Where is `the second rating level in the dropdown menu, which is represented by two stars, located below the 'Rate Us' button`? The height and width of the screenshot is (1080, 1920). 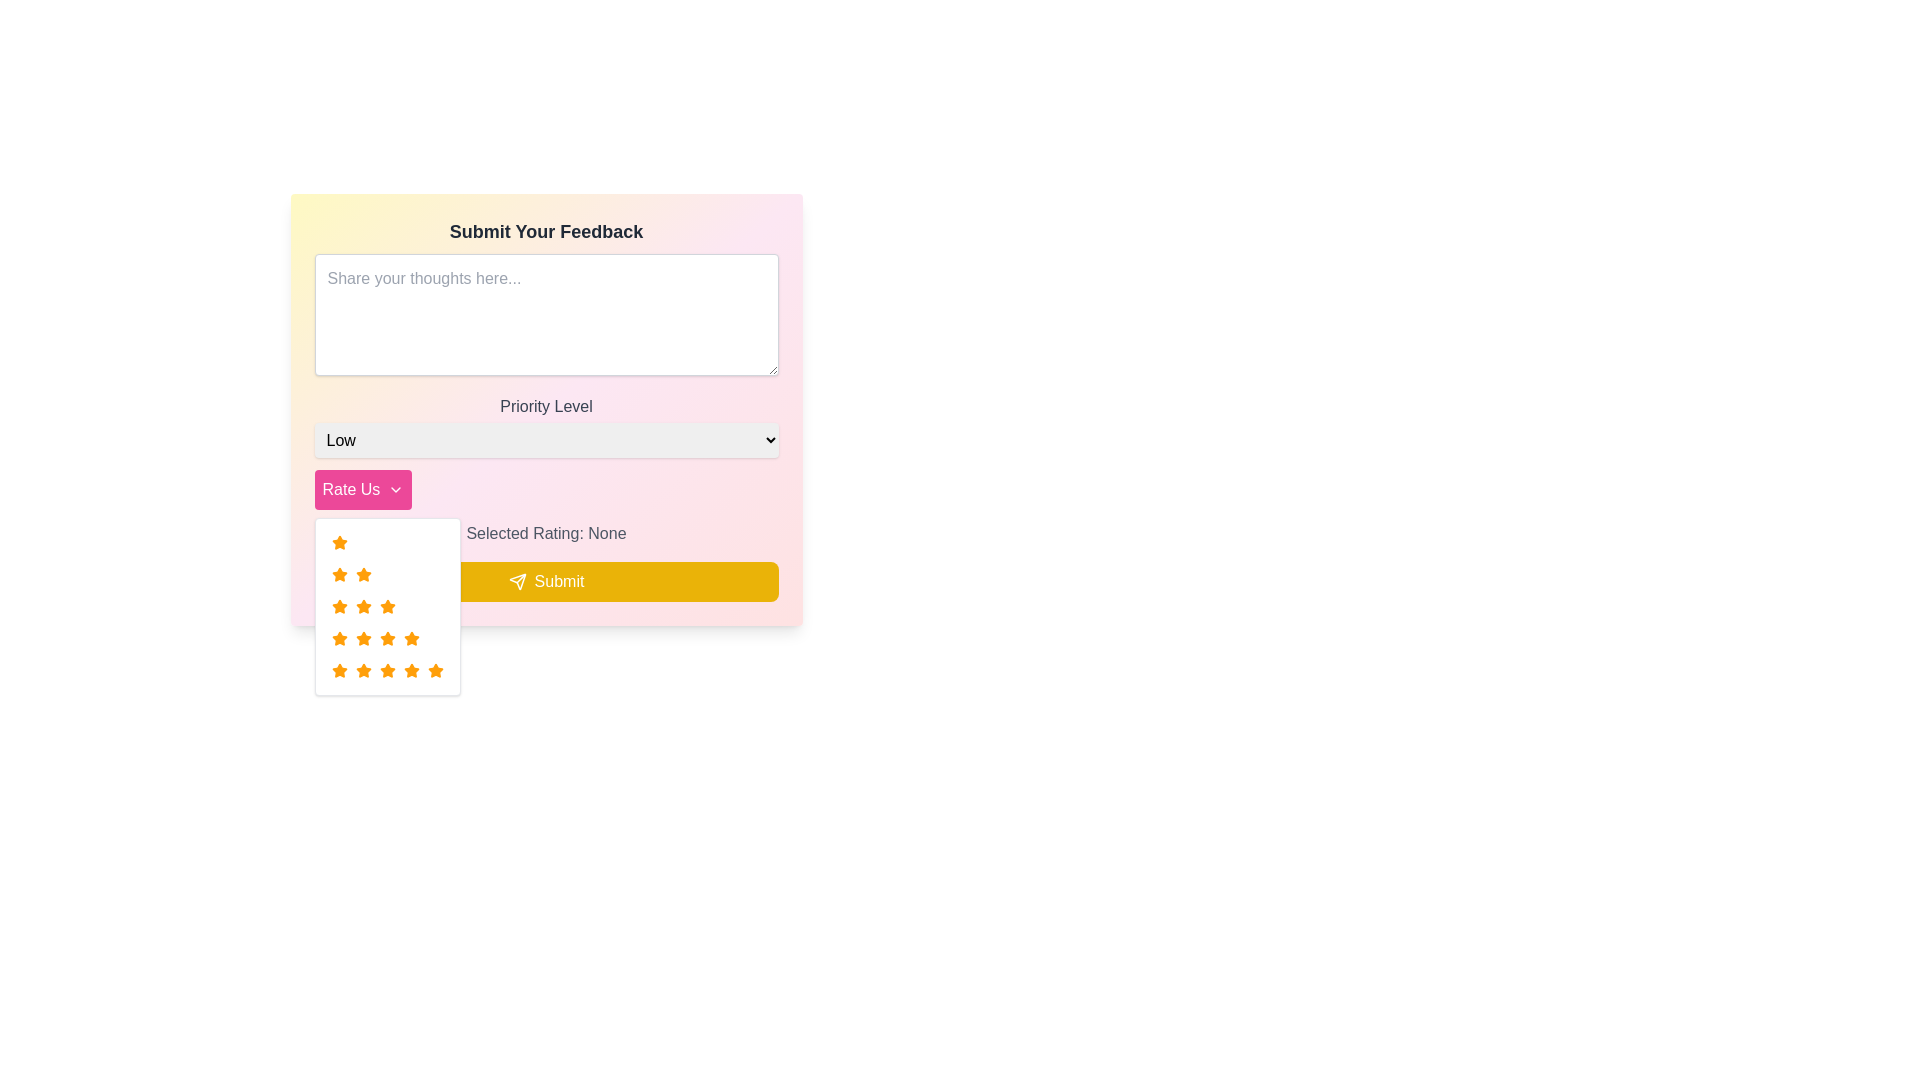 the second rating level in the dropdown menu, which is represented by two stars, located below the 'Rate Us' button is located at coordinates (387, 574).